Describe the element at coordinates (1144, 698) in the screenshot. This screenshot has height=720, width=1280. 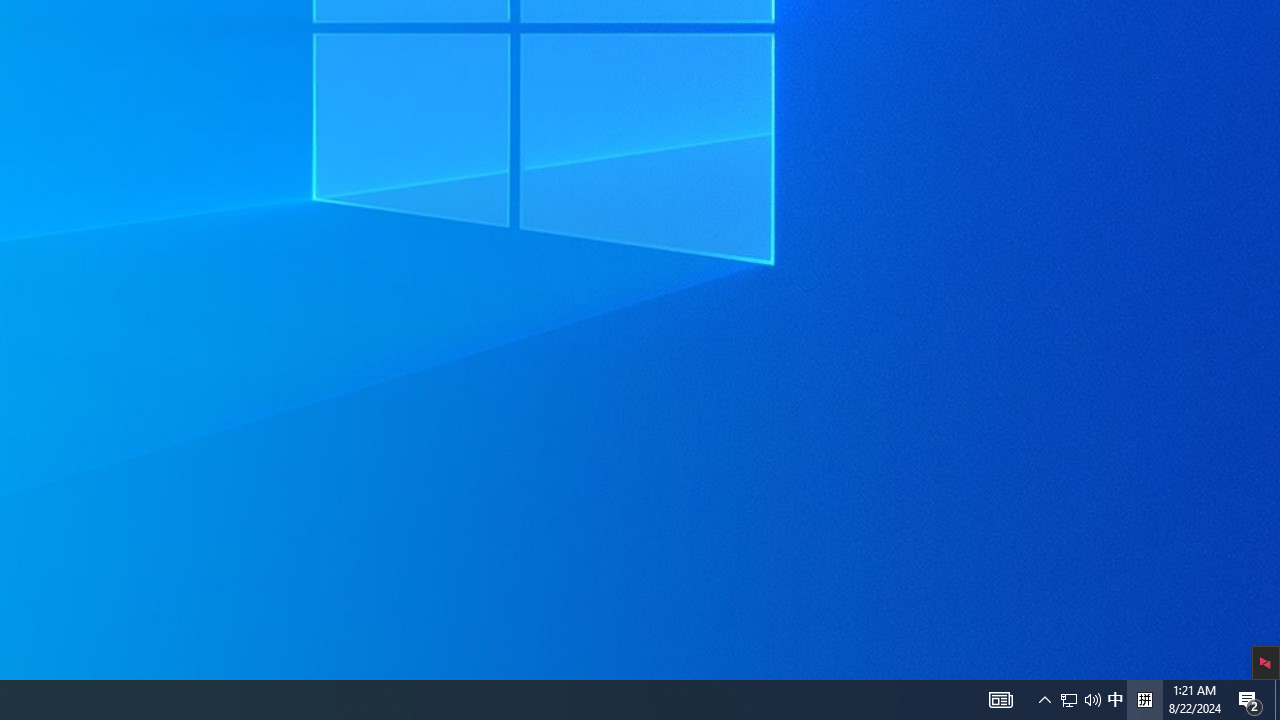
I see `'Q2790: 100%'` at that location.